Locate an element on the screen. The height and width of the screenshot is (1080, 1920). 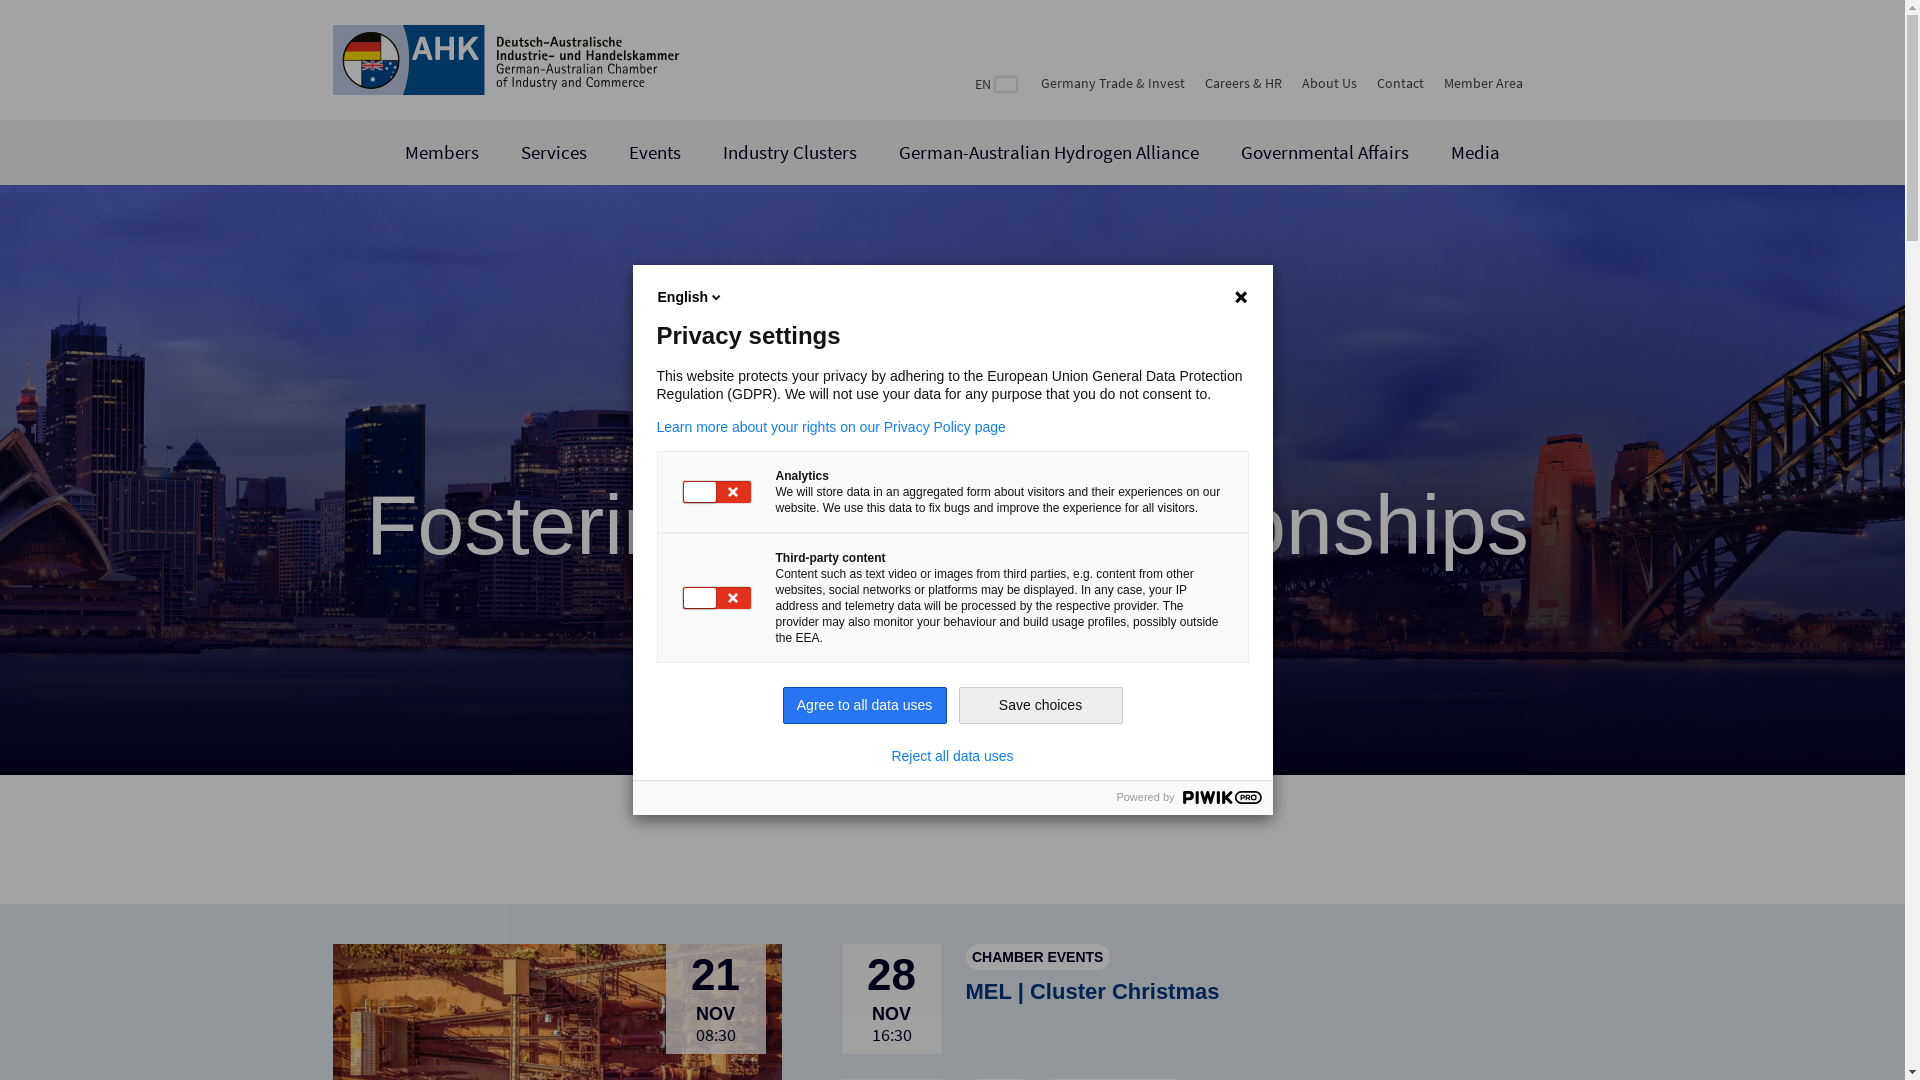
'MEL | Cluster Christmas' is located at coordinates (1092, 991).